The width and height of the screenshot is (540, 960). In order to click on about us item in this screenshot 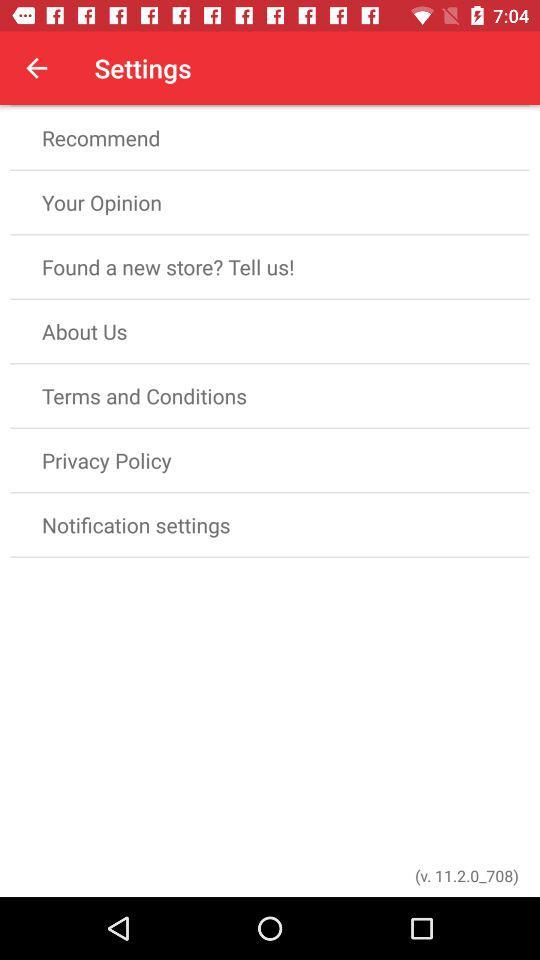, I will do `click(270, 331)`.